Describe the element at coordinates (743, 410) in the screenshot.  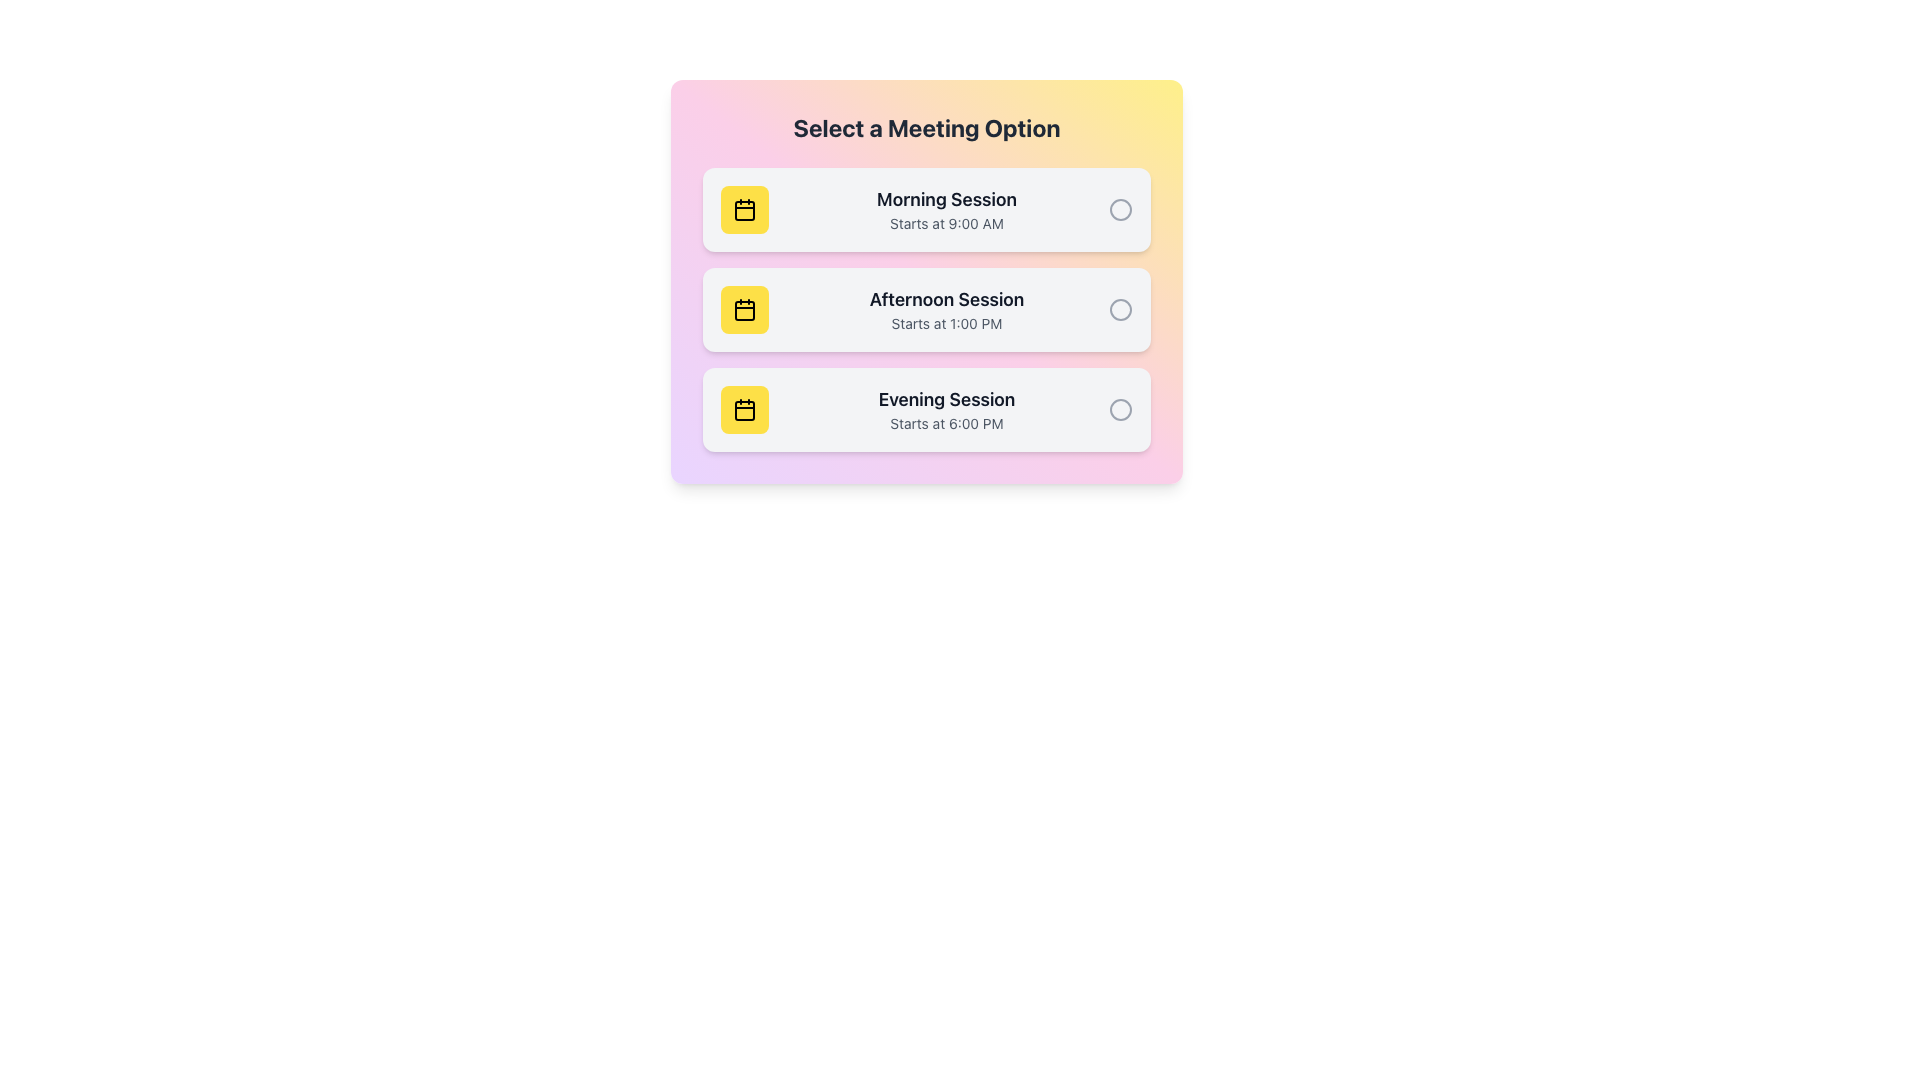
I see `the calendar icon component with a yellow background located in the top-left corner of the 'Evening Session' meeting option card` at that location.